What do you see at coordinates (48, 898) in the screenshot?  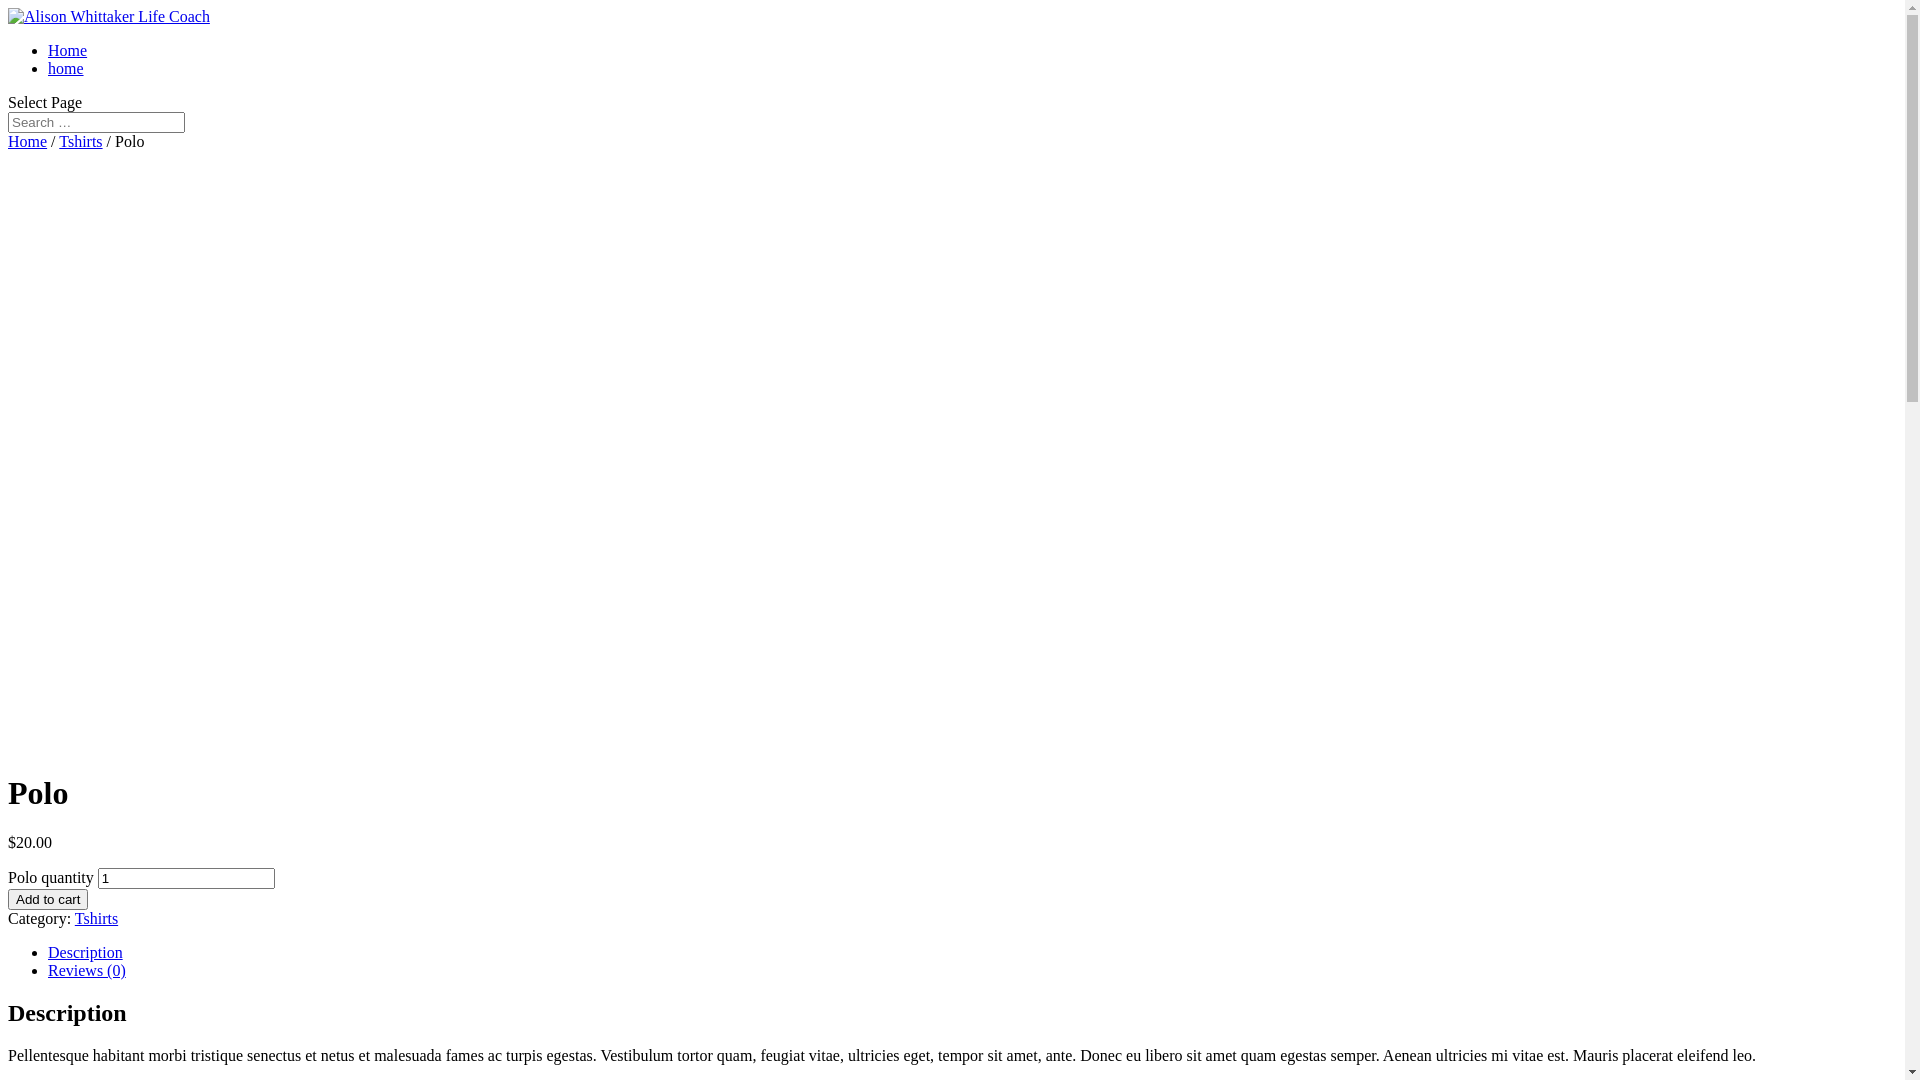 I see `'Add to cart'` at bounding box center [48, 898].